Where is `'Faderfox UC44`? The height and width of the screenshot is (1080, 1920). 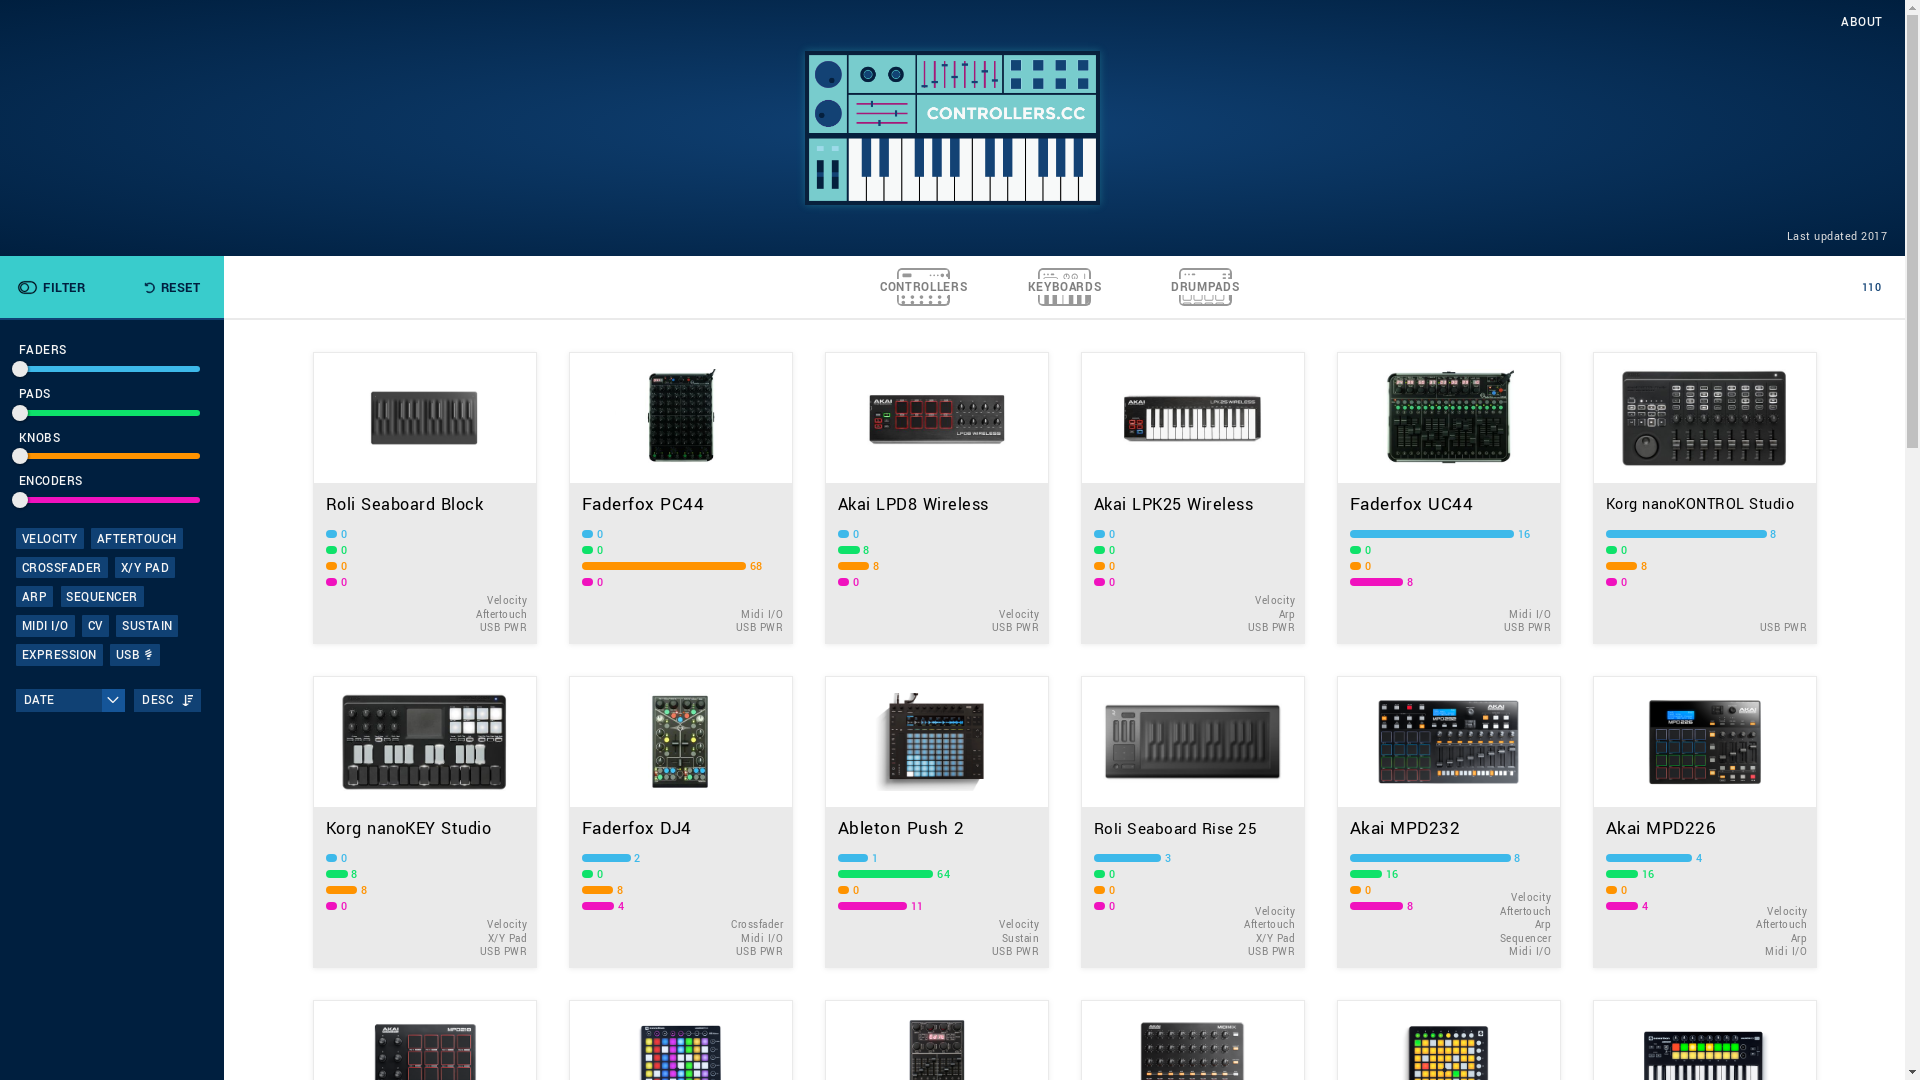
'Faderfox UC44 is located at coordinates (1335, 496).